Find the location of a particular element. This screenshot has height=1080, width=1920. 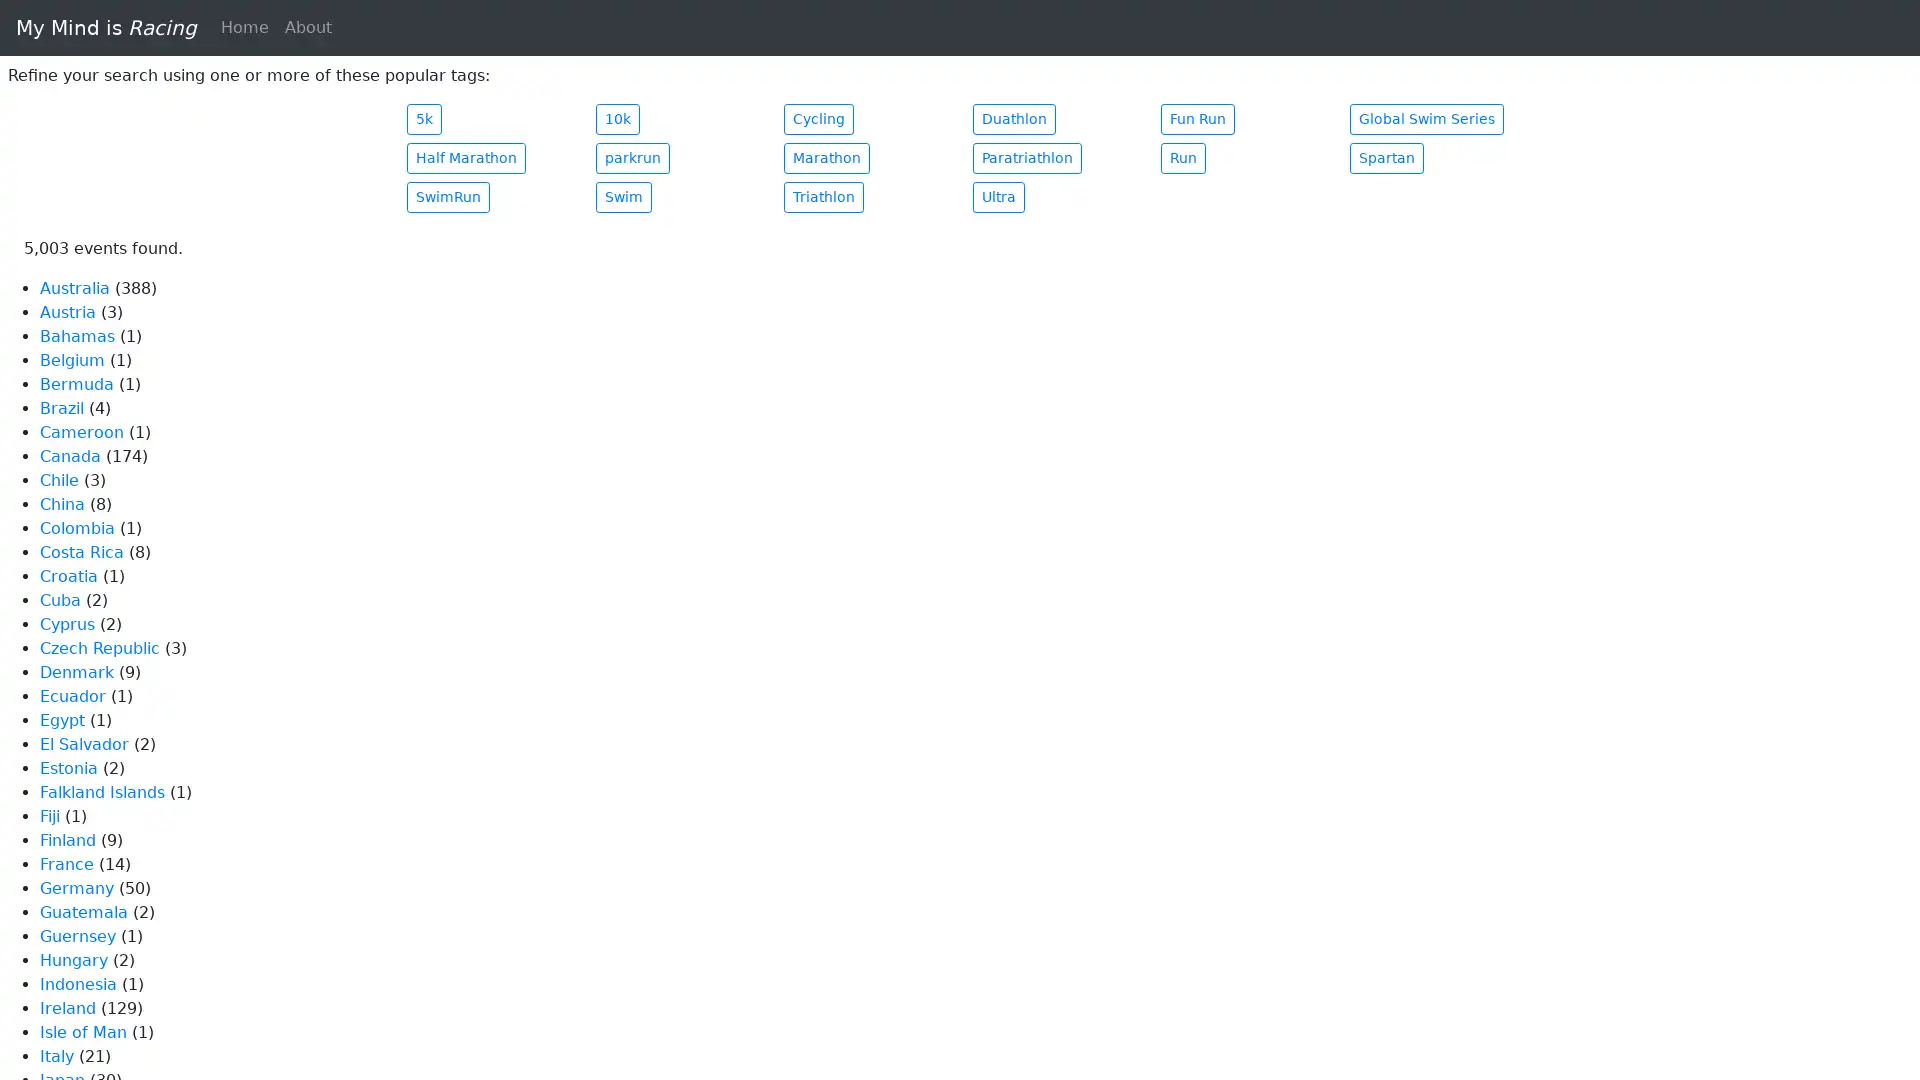

Global Swim Series is located at coordinates (1424, 119).